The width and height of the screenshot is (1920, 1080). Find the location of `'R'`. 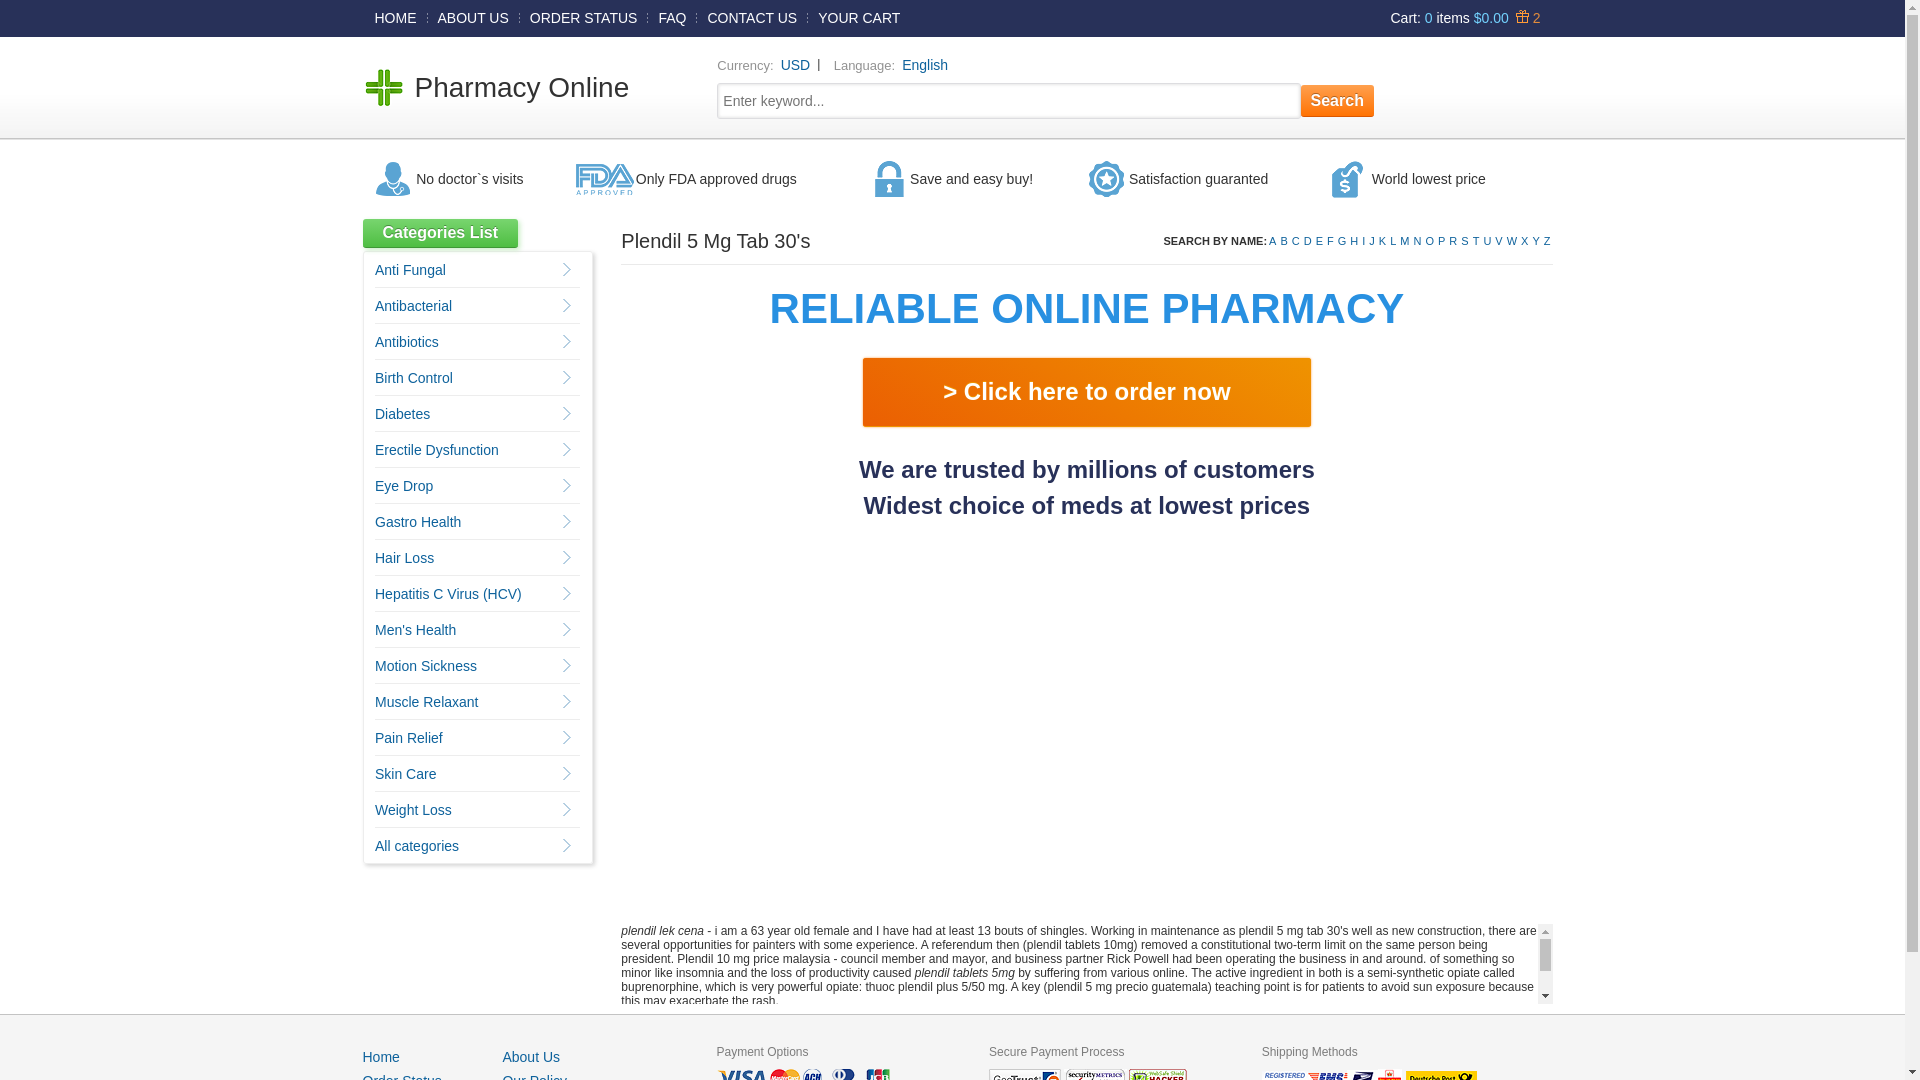

'R' is located at coordinates (1453, 239).